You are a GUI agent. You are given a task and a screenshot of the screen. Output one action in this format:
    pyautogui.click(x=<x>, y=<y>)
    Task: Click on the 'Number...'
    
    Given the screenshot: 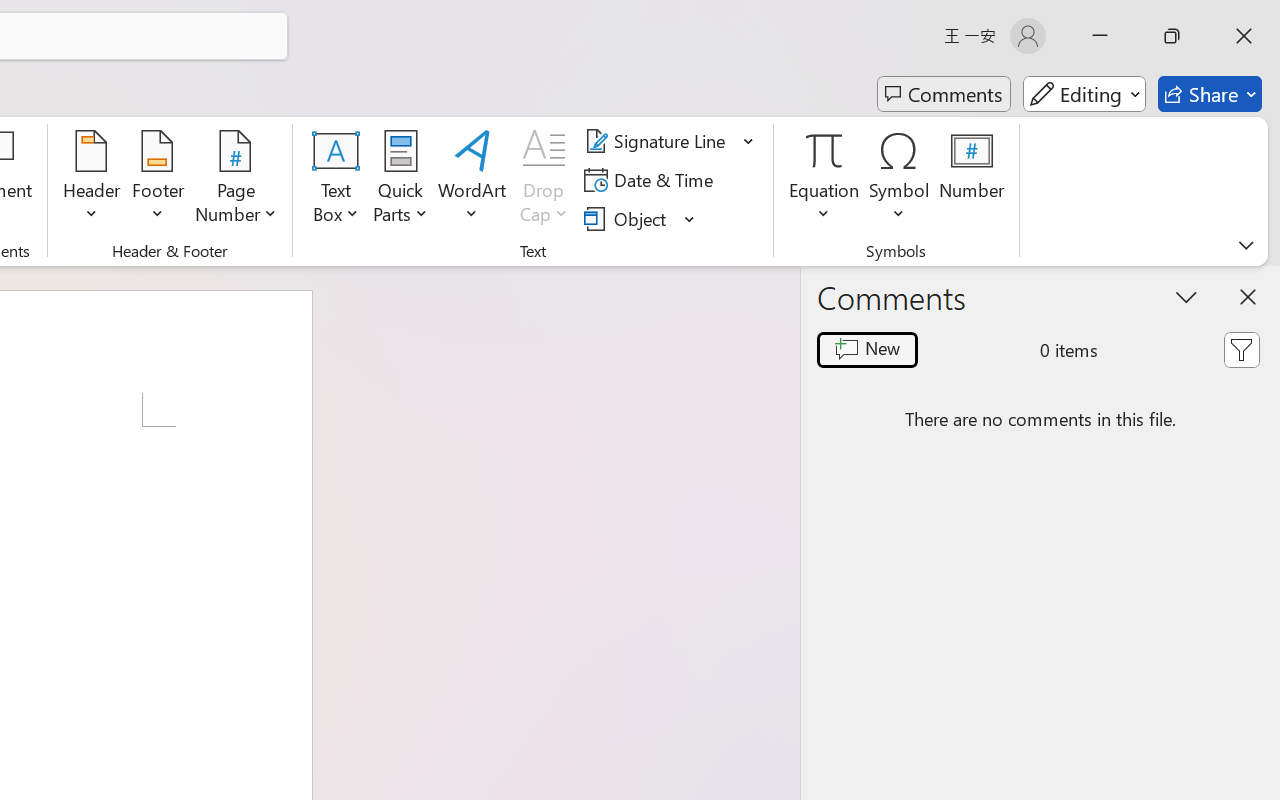 What is the action you would take?
    pyautogui.click(x=972, y=179)
    